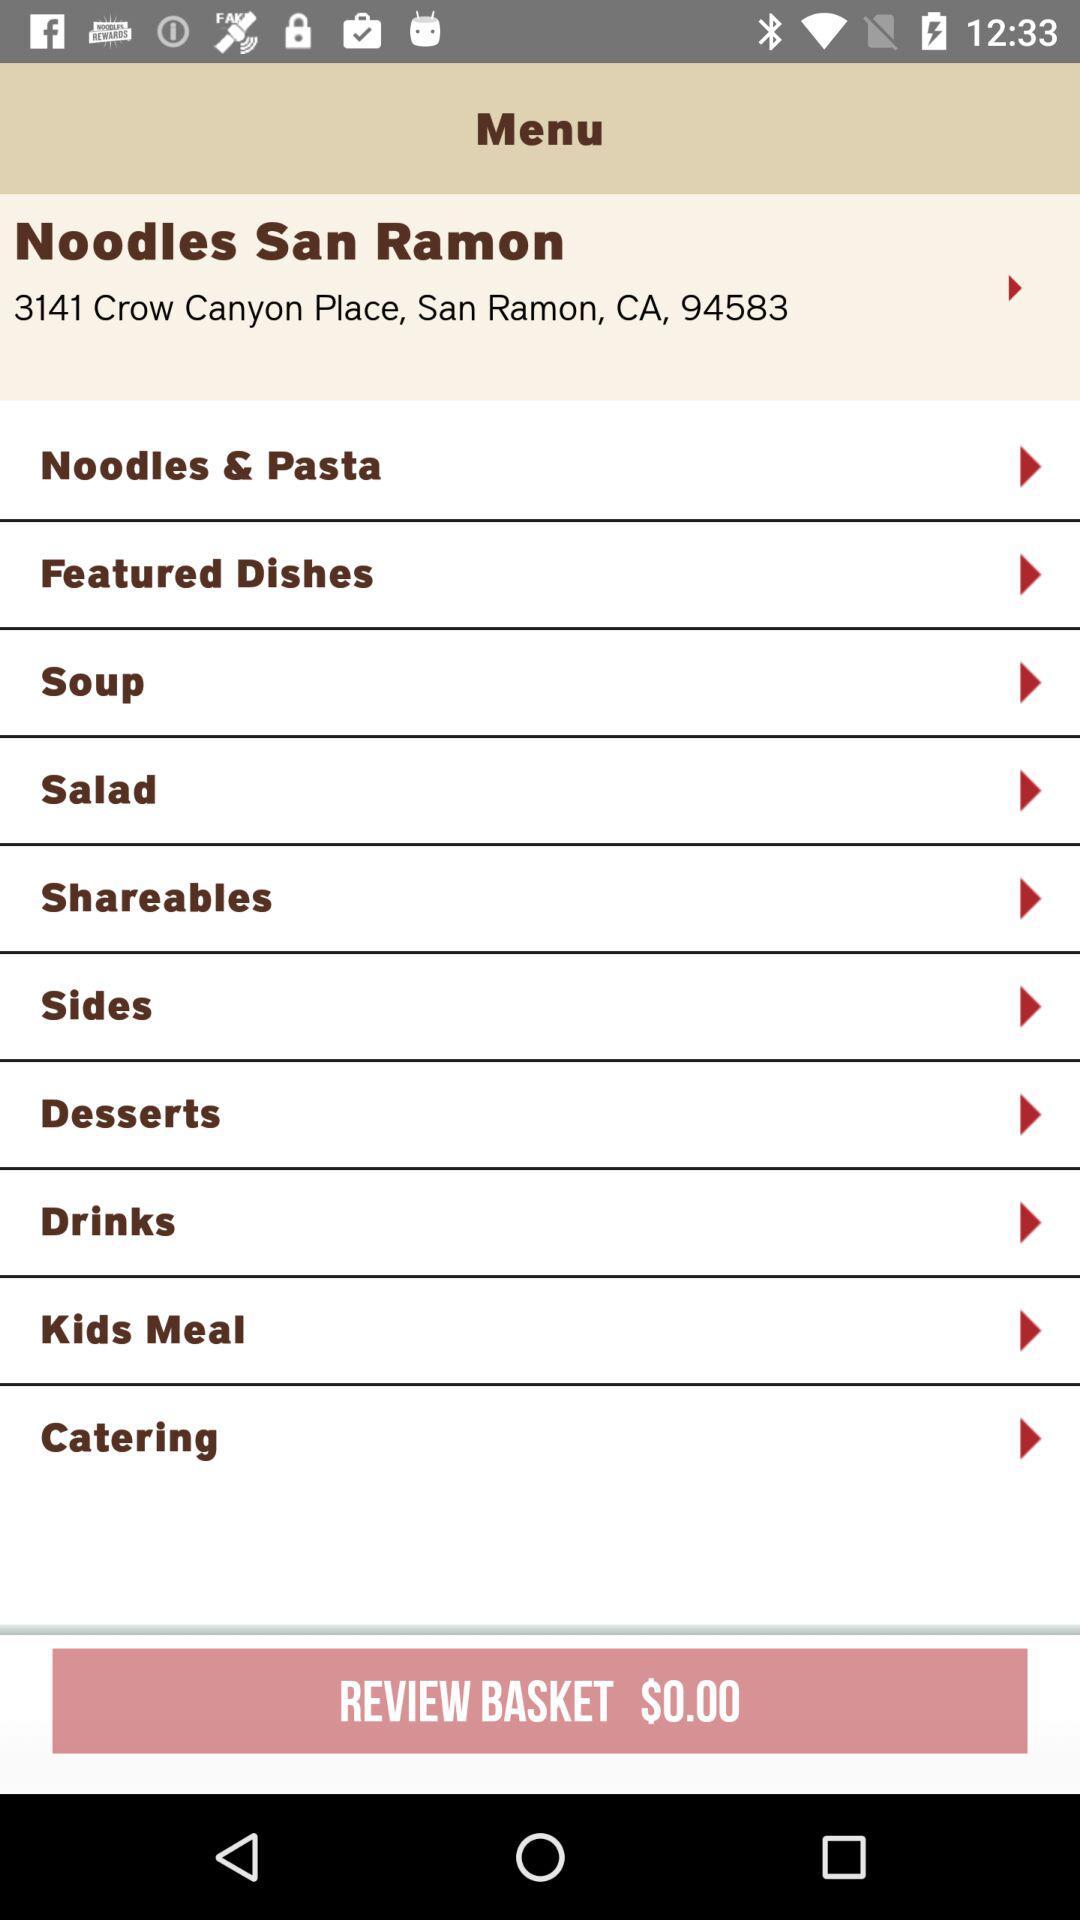 The image size is (1080, 1920). What do you see at coordinates (1028, 1437) in the screenshot?
I see `the icon to the right of catering  item` at bounding box center [1028, 1437].